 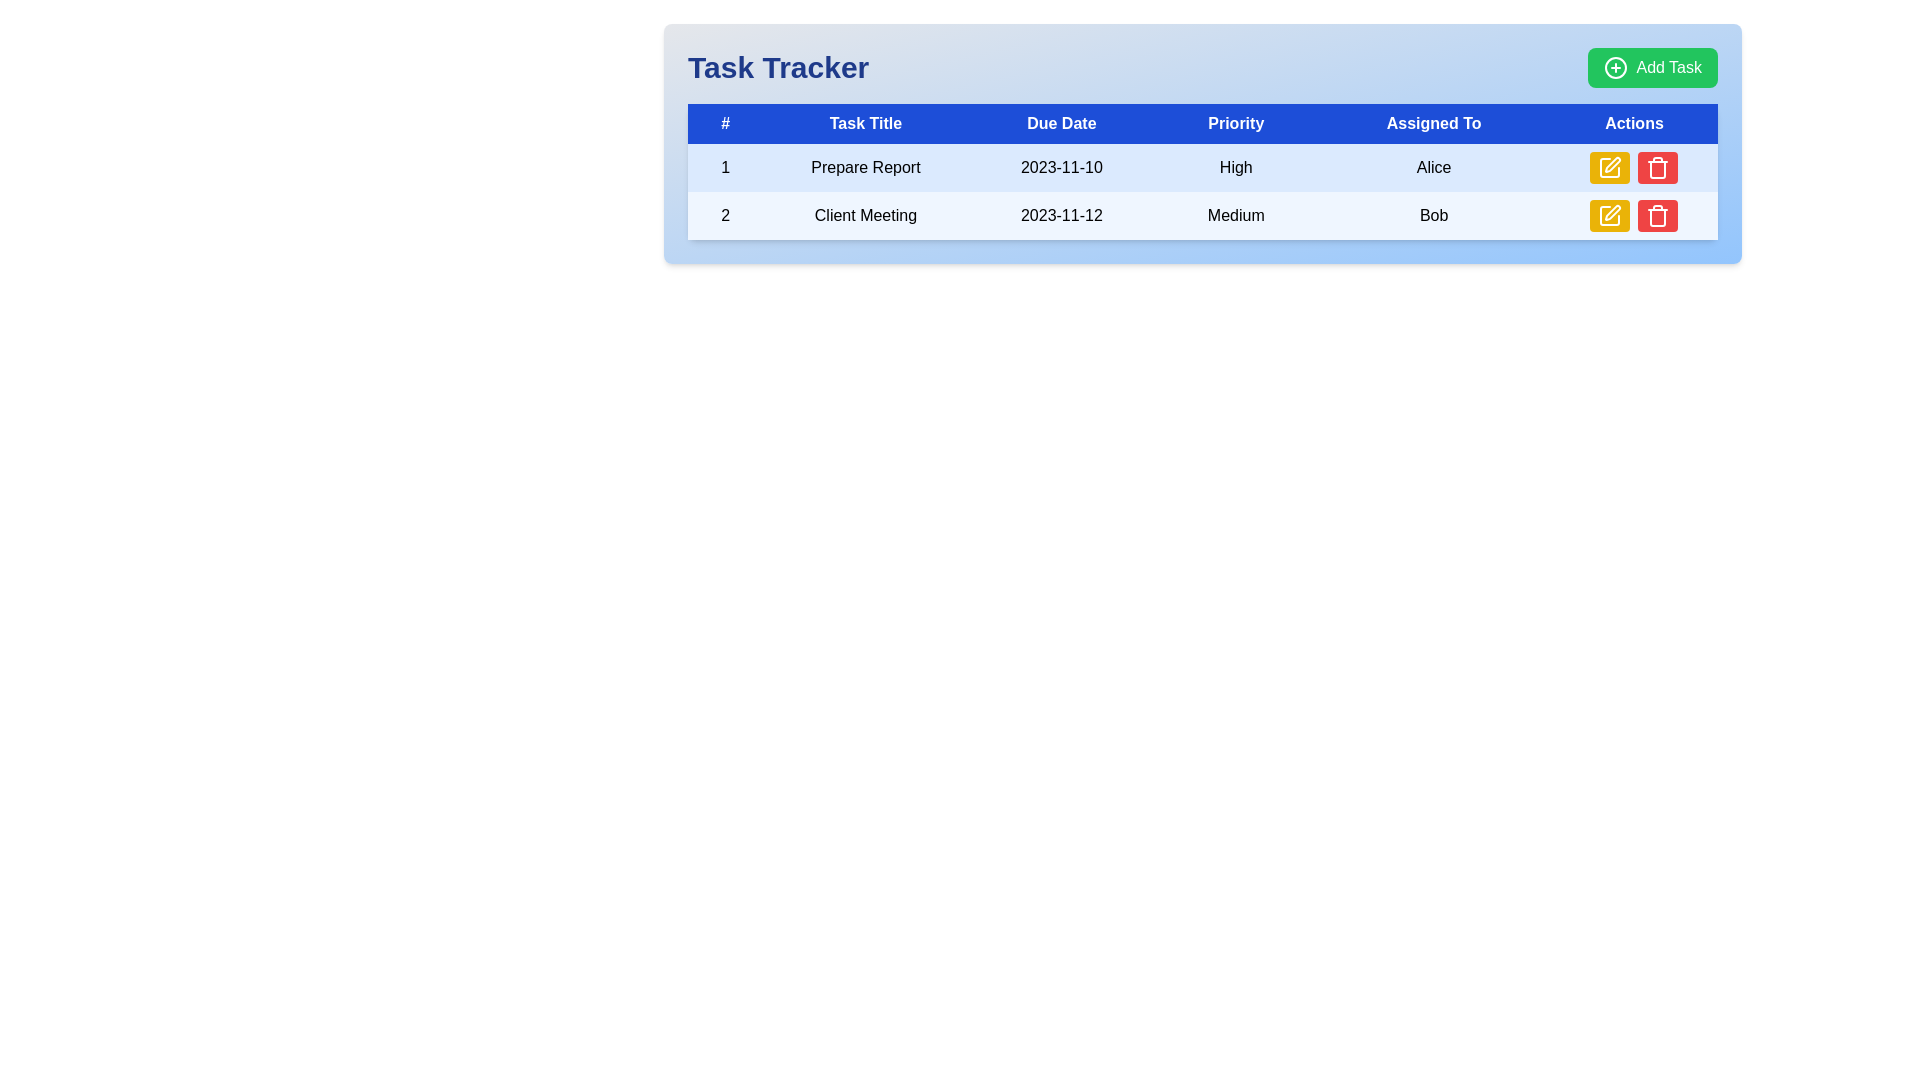 I want to click on the 'Actions' column header cell, so click(x=1634, y=123).